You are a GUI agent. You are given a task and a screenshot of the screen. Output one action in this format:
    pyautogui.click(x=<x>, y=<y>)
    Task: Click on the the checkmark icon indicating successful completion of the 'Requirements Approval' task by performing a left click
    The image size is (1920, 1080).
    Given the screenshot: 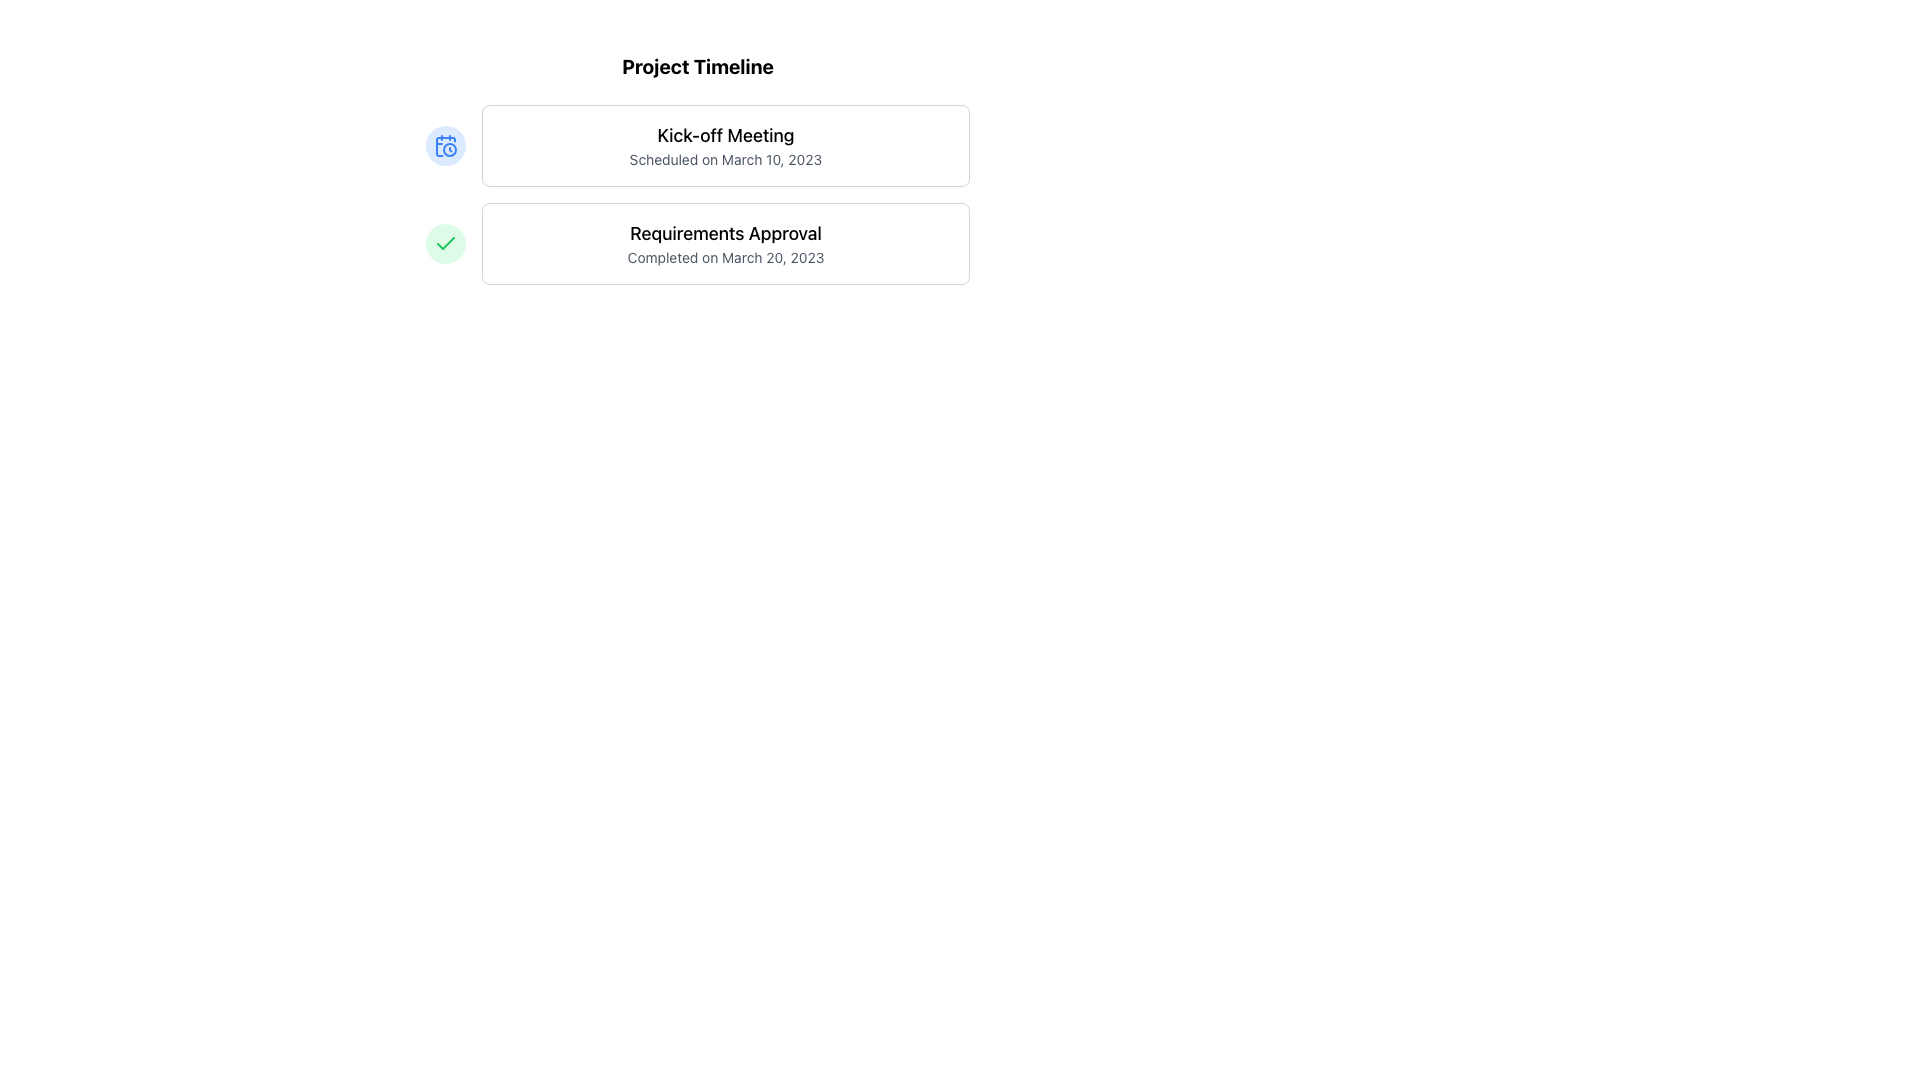 What is the action you would take?
    pyautogui.click(x=445, y=242)
    